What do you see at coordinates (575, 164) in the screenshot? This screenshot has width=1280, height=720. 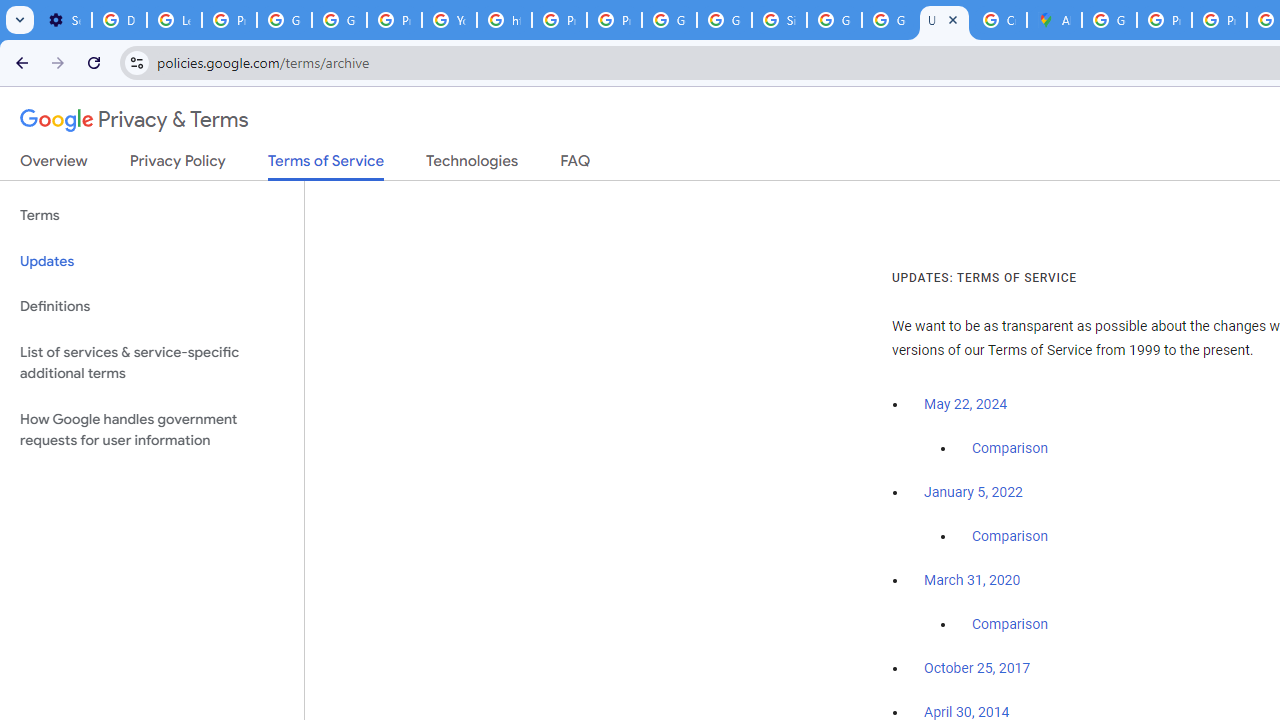 I see `'FAQ'` at bounding box center [575, 164].